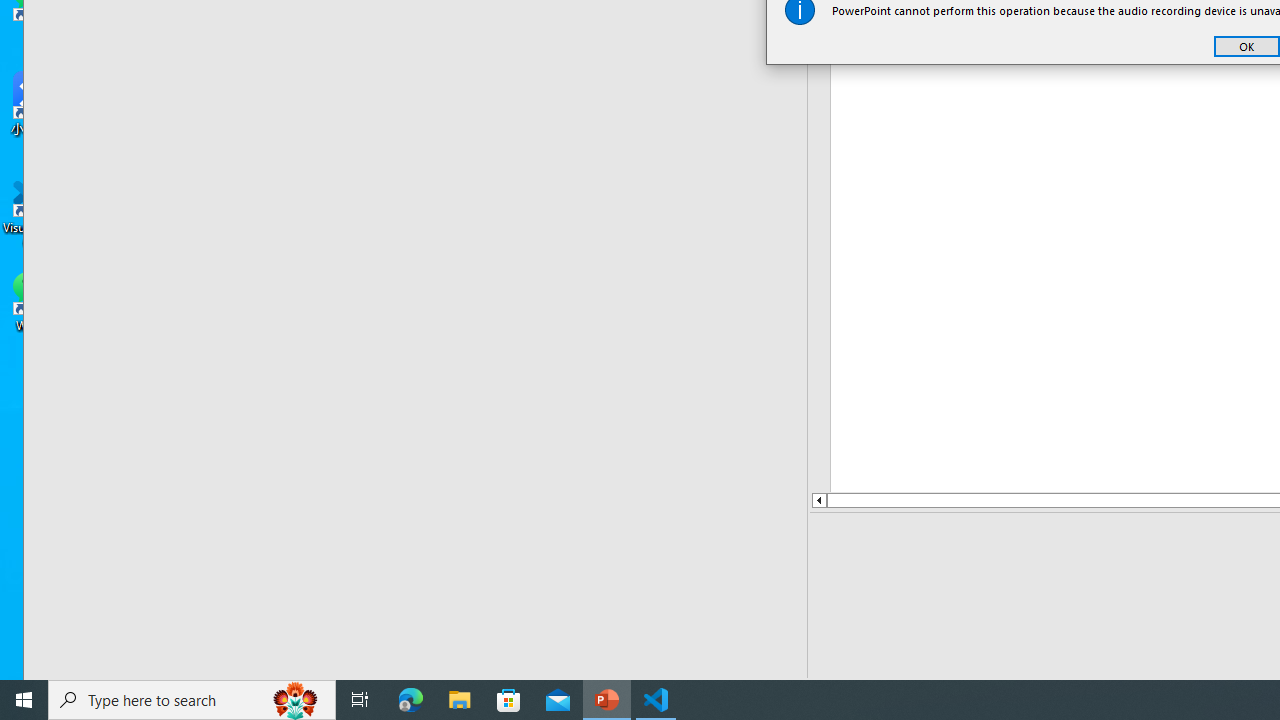 The height and width of the screenshot is (720, 1280). What do you see at coordinates (192, 698) in the screenshot?
I see `'Type here to search'` at bounding box center [192, 698].